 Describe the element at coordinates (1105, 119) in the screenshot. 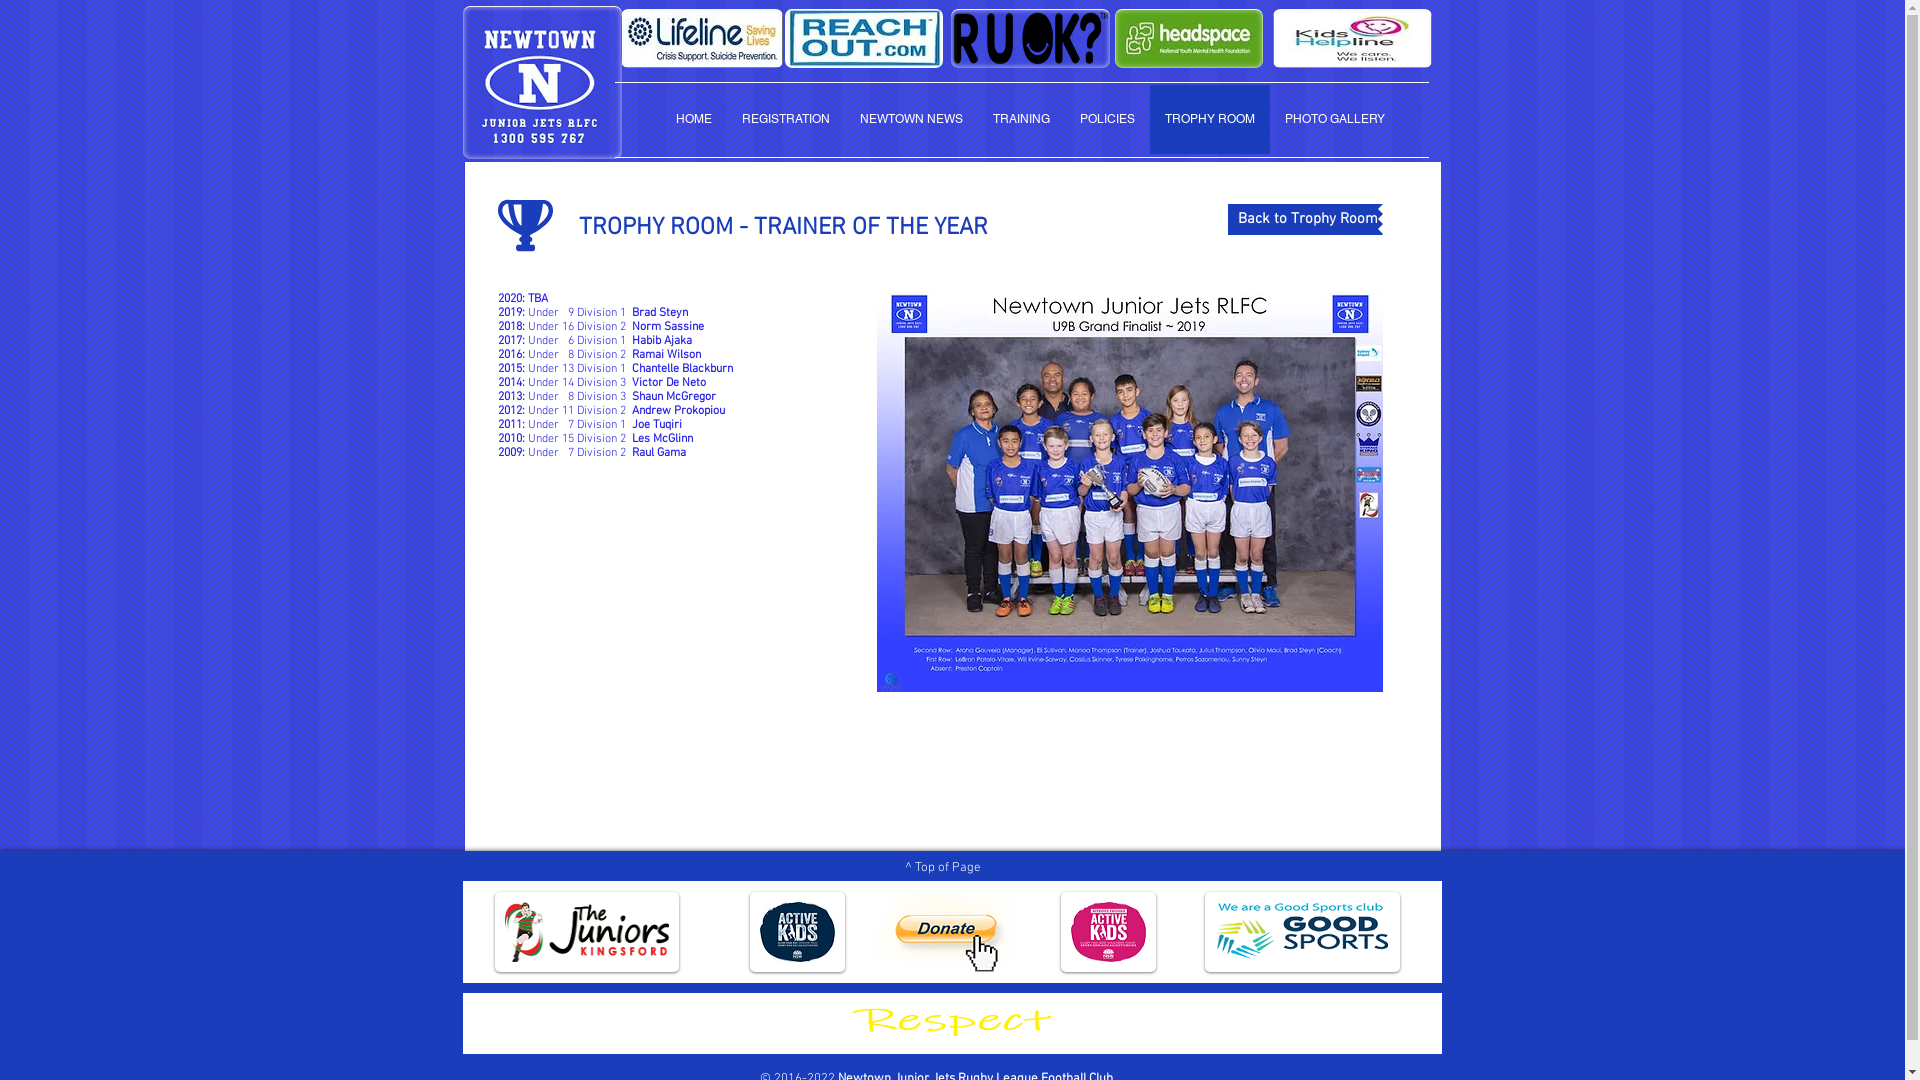

I see `'POLICIES'` at that location.